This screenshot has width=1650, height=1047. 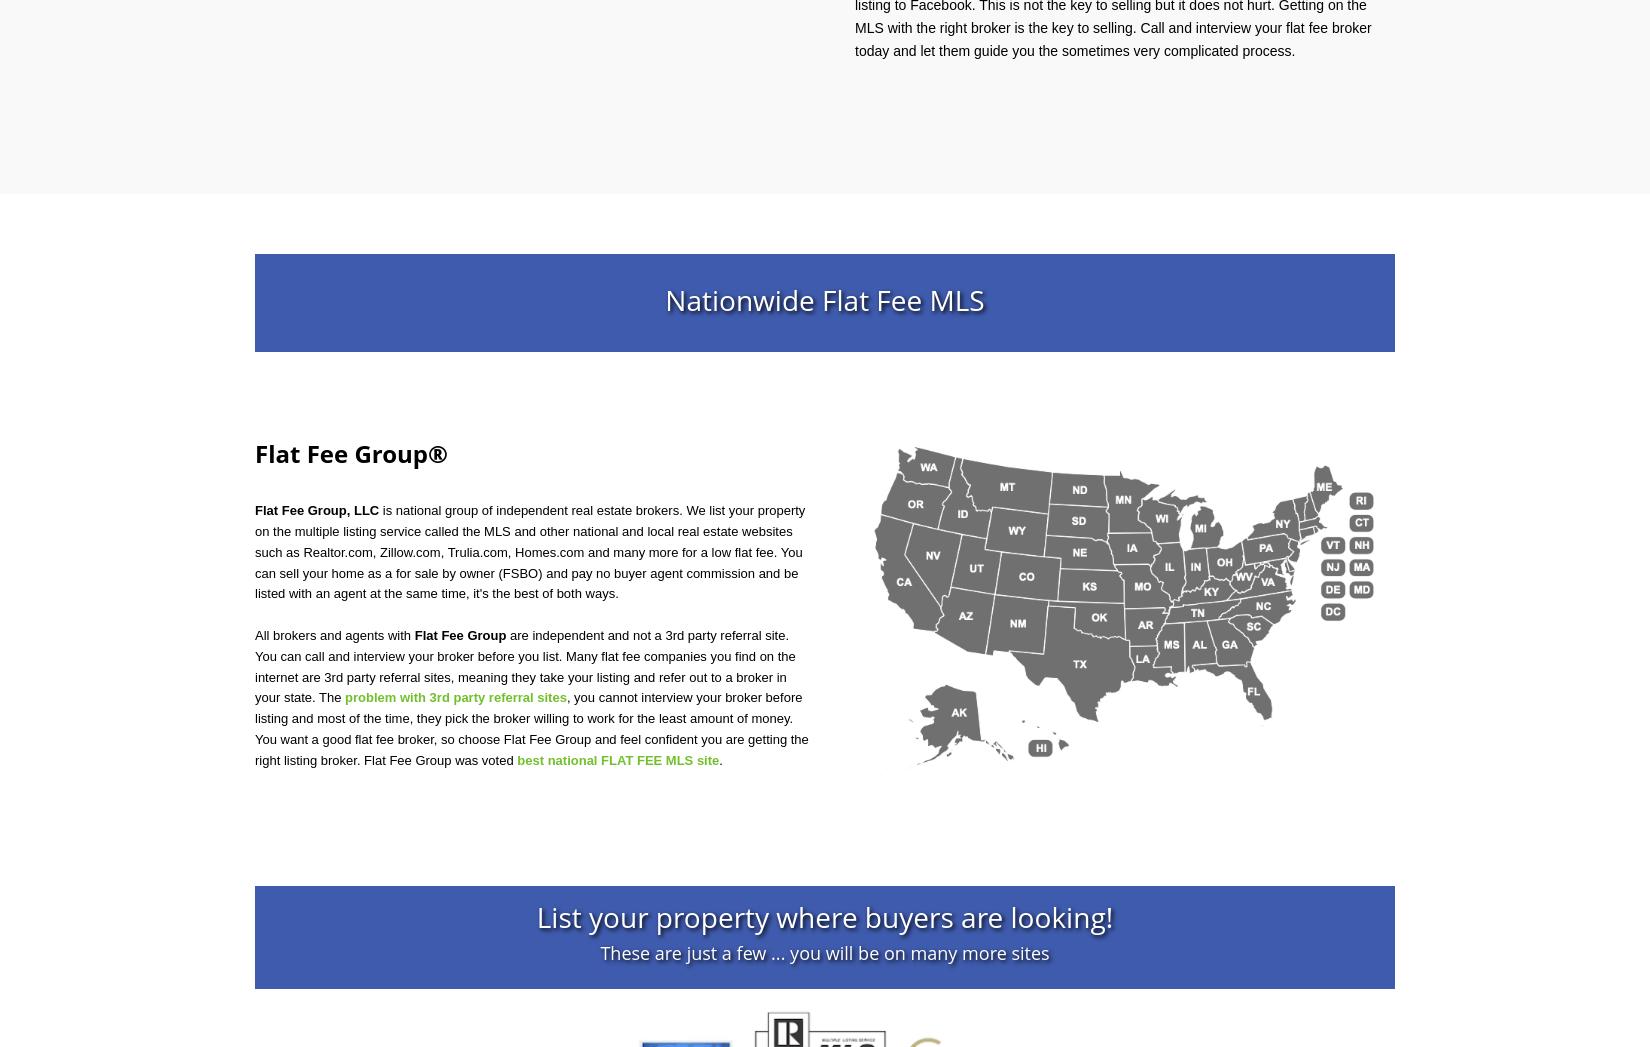 I want to click on '.', so click(x=719, y=759).